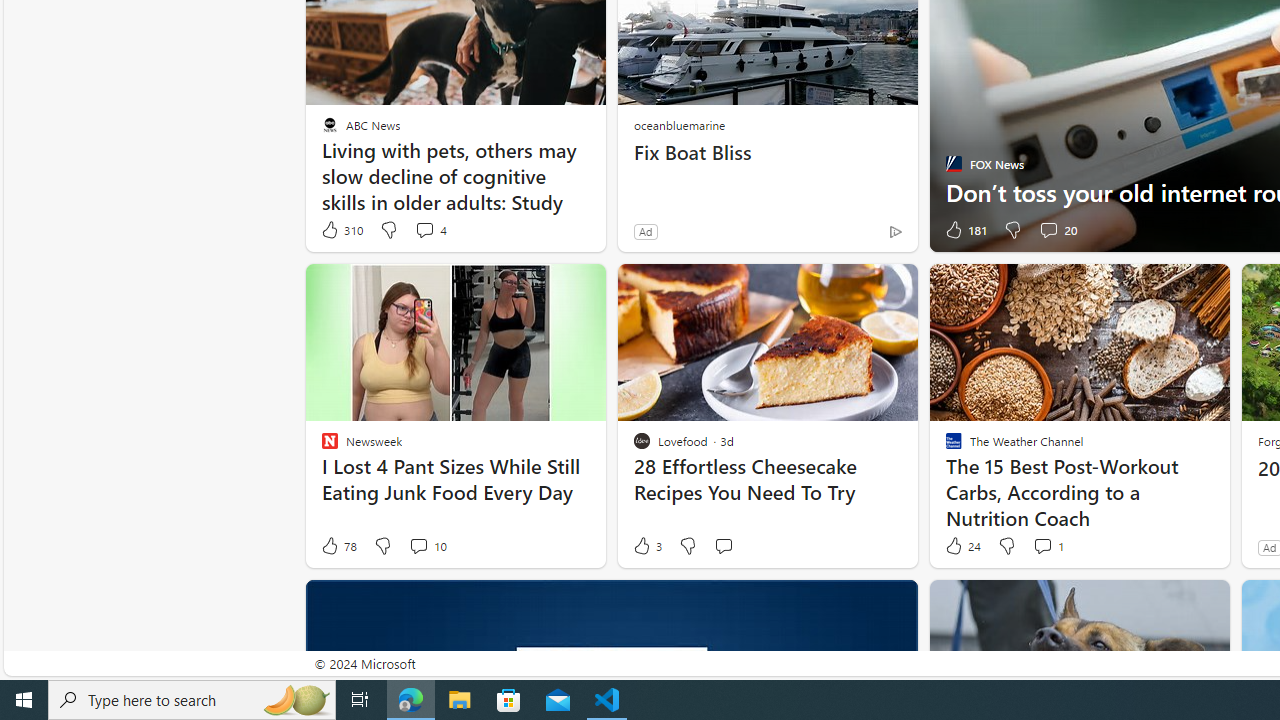 Image resolution: width=1280 pixels, height=720 pixels. I want to click on '310 Like', so click(341, 229).